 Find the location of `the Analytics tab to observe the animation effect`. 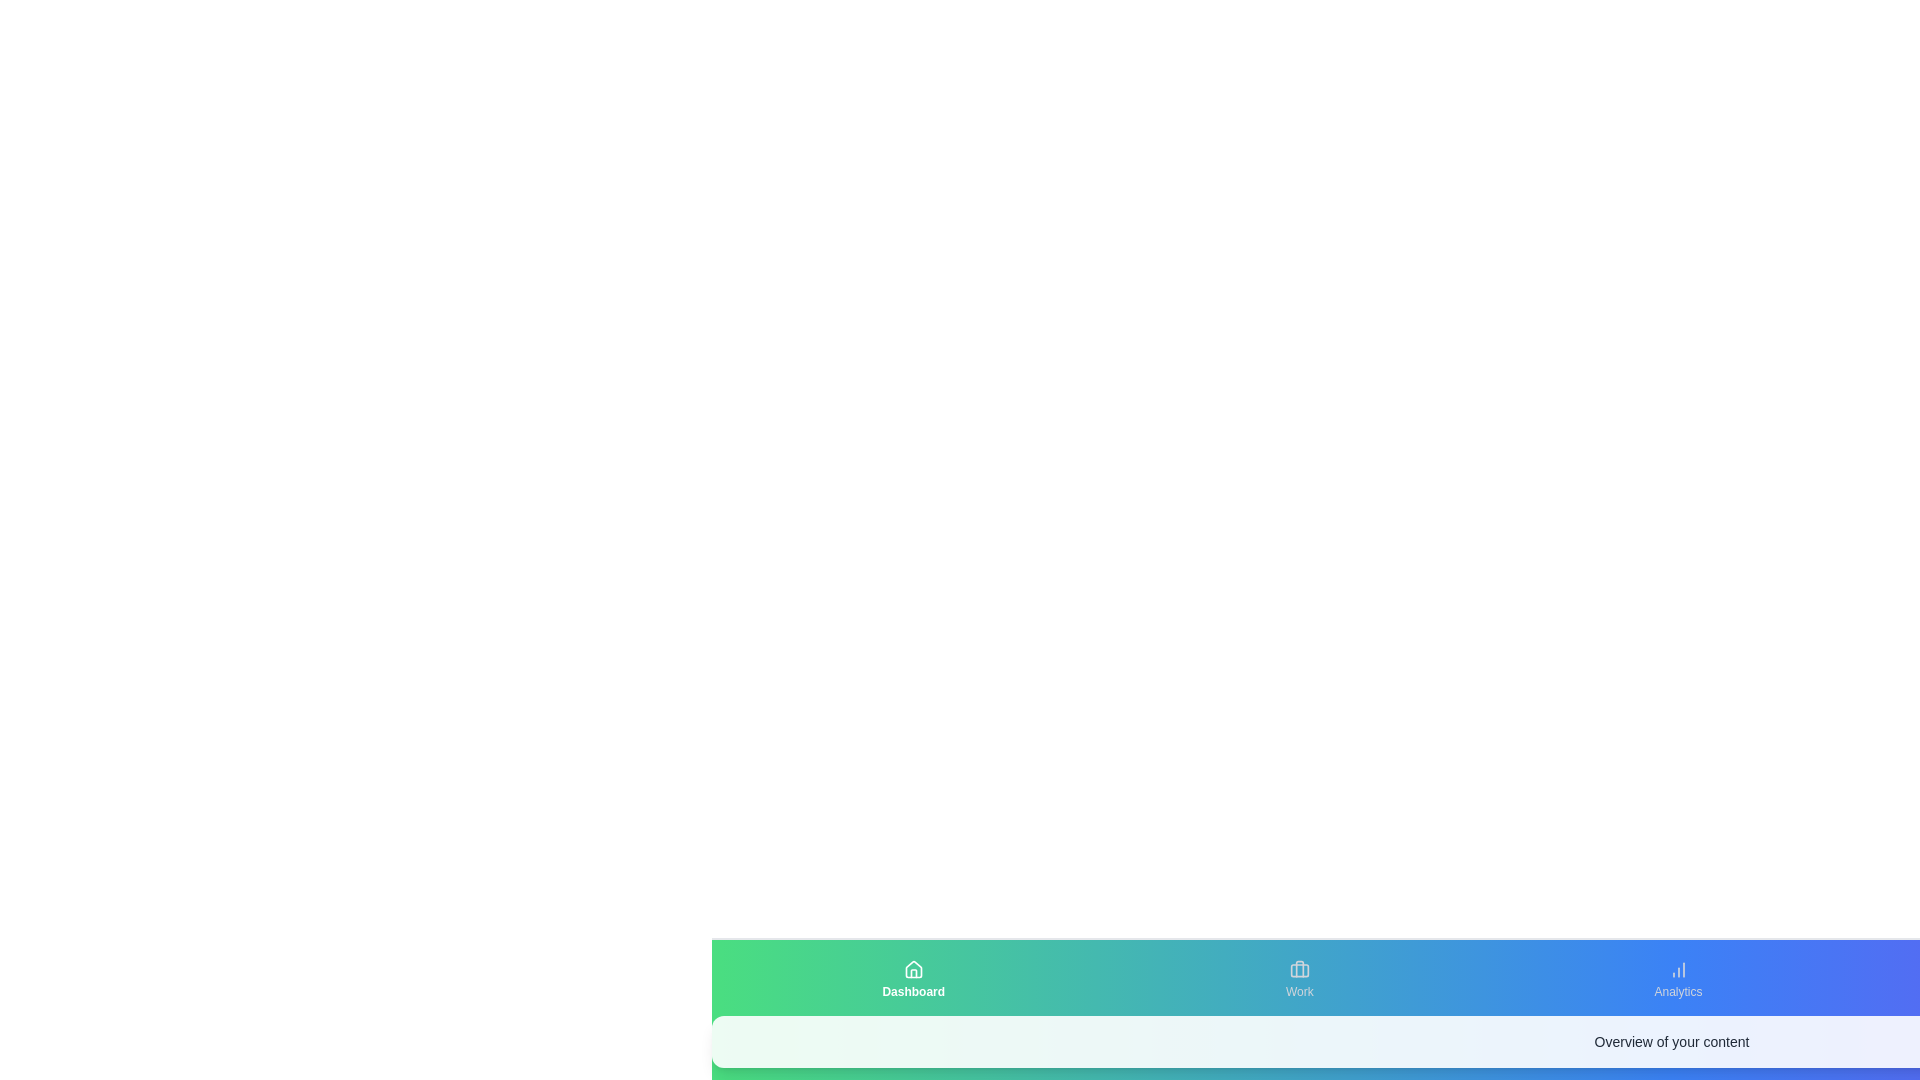

the Analytics tab to observe the animation effect is located at coordinates (1678, 978).